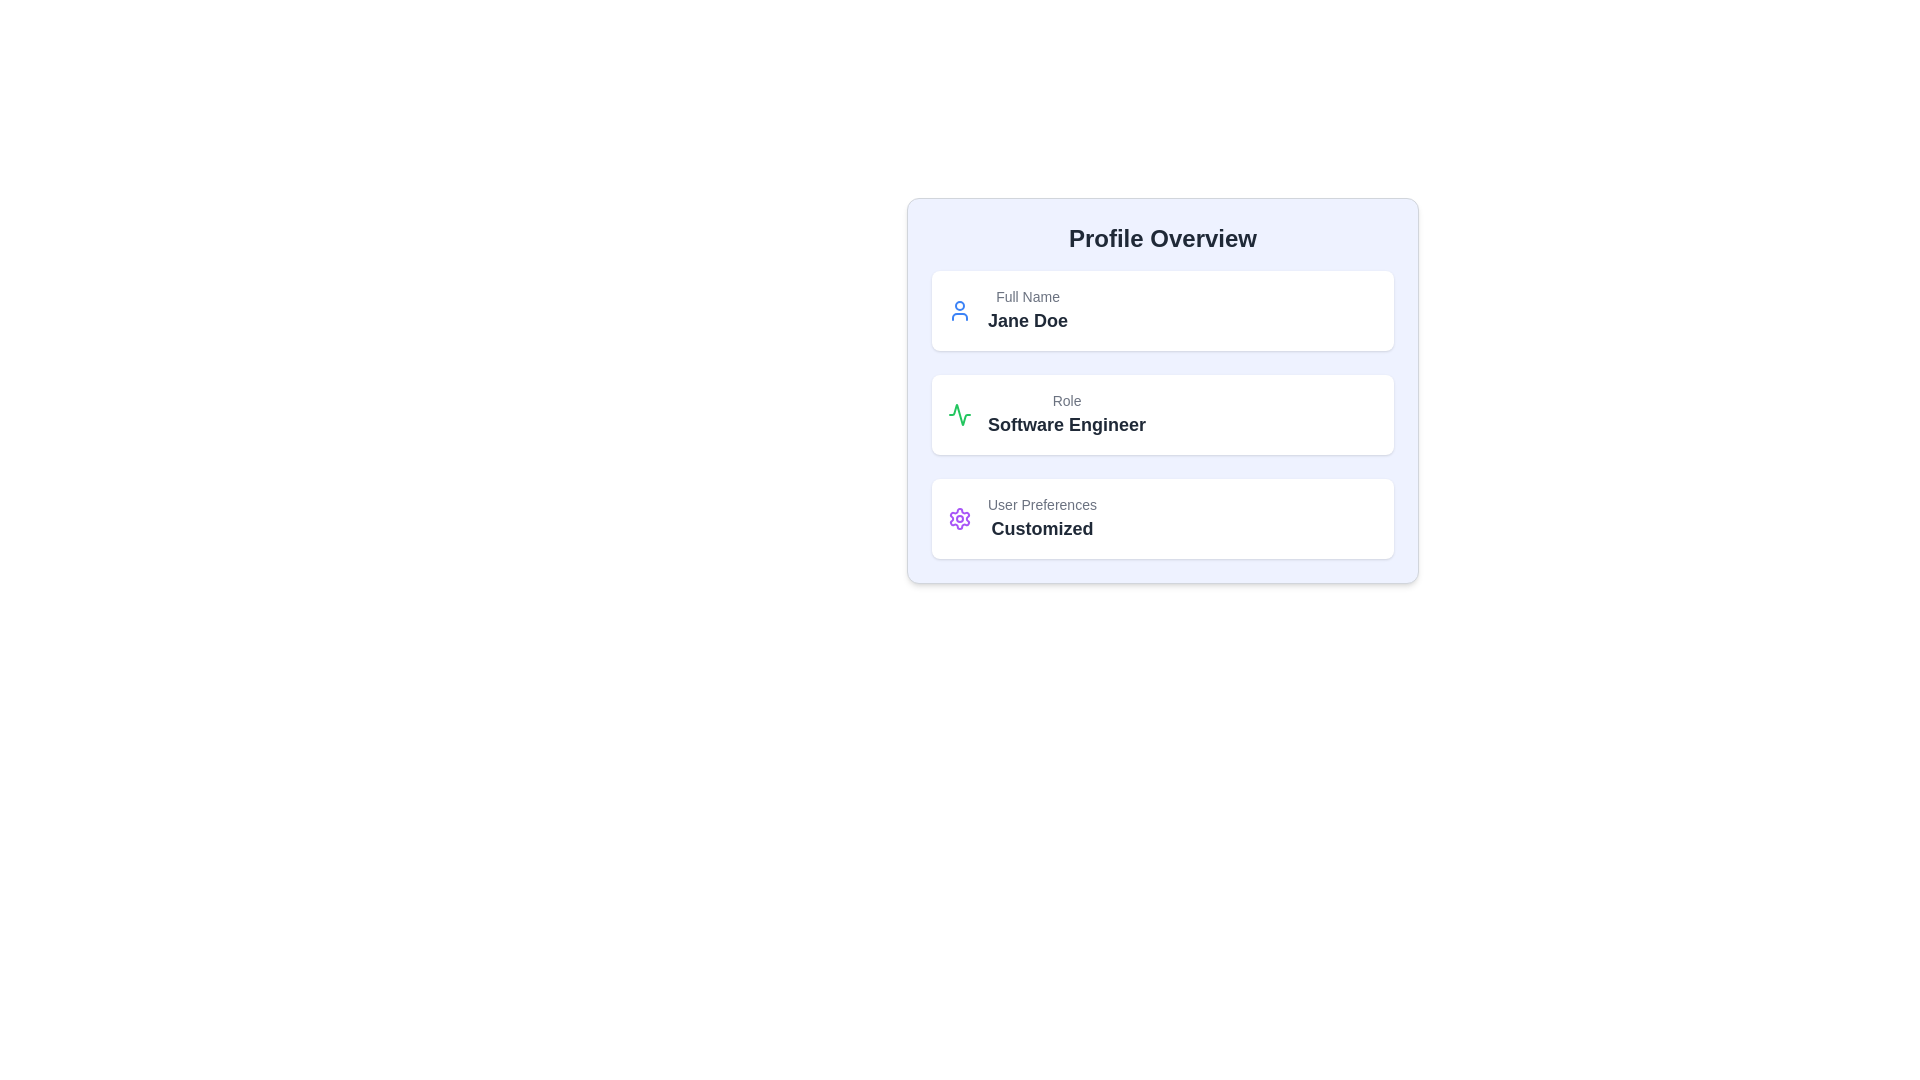  Describe the element at coordinates (1065, 414) in the screenshot. I see `the second text block displaying the user's role ('Software Engineer') in the profile interface to copy the text` at that location.